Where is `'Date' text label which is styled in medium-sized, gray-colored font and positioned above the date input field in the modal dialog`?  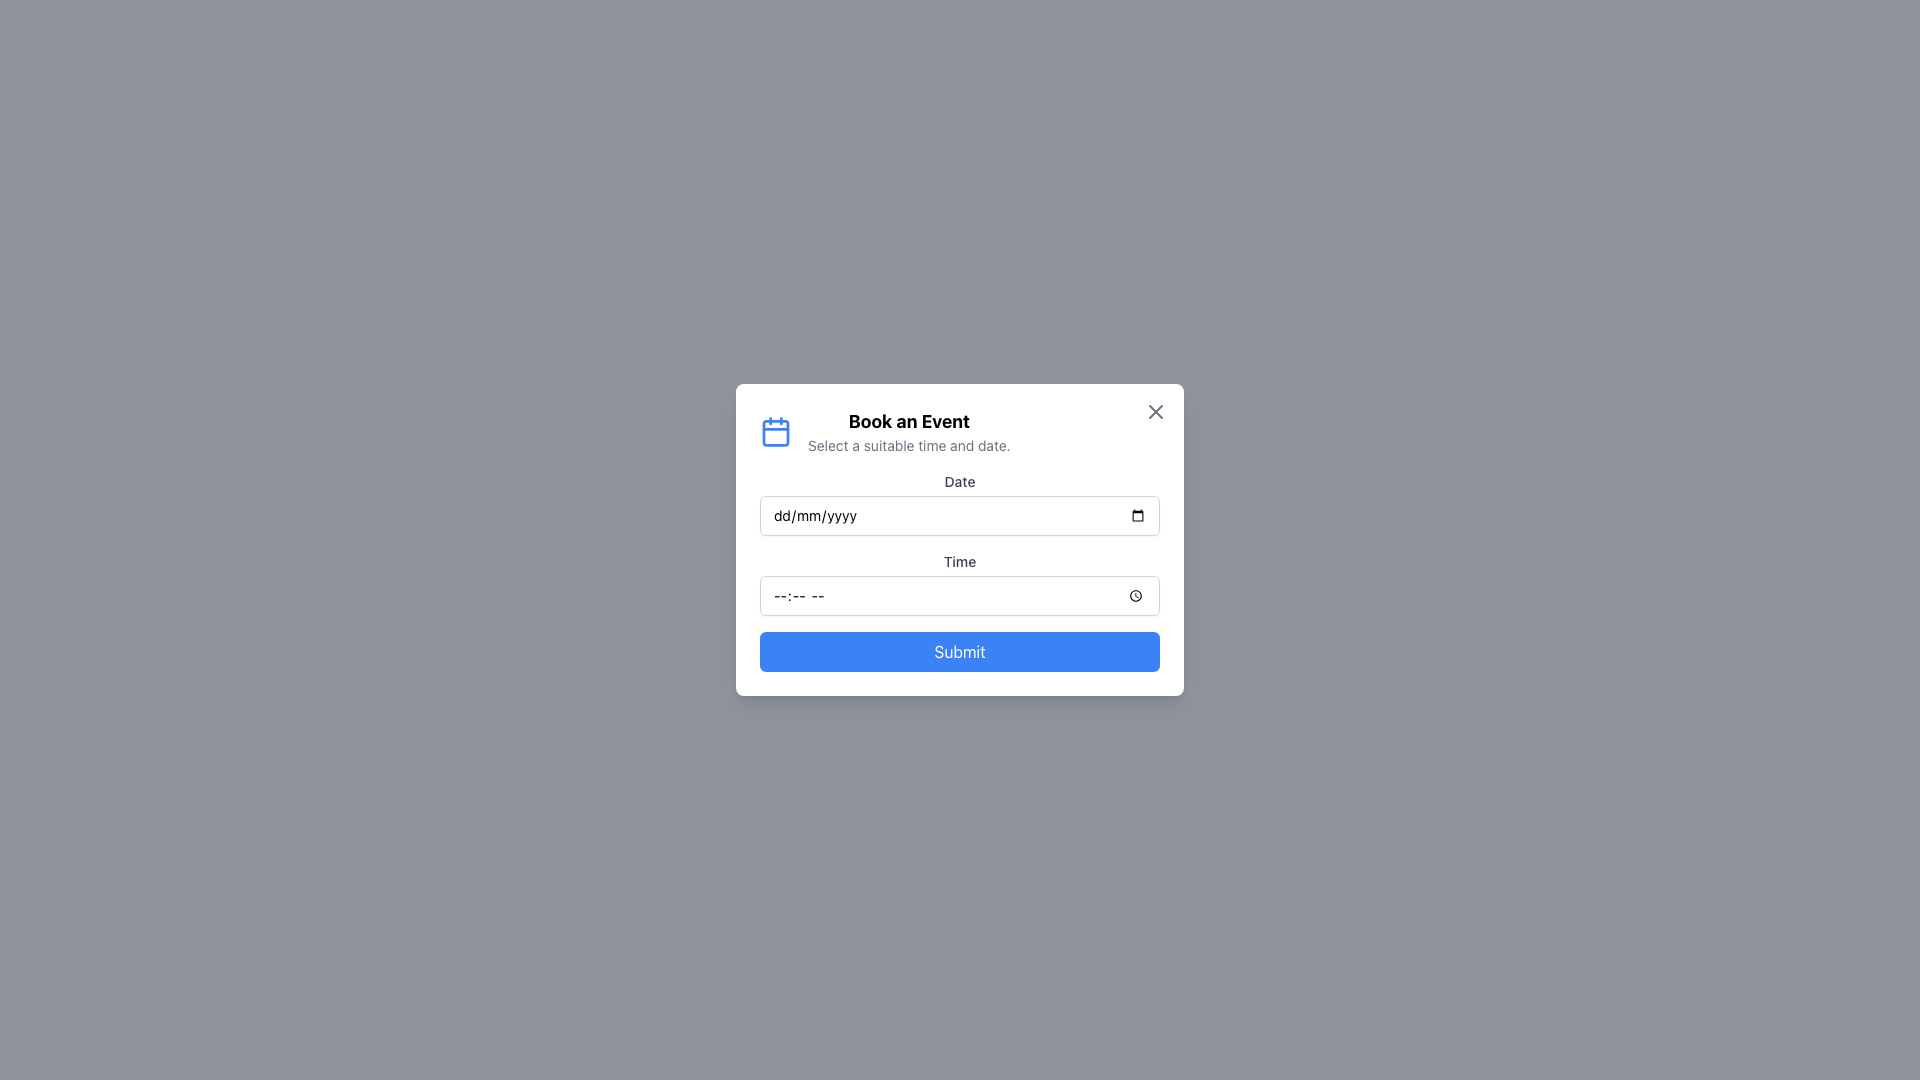
'Date' text label which is styled in medium-sized, gray-colored font and positioned above the date input field in the modal dialog is located at coordinates (960, 482).